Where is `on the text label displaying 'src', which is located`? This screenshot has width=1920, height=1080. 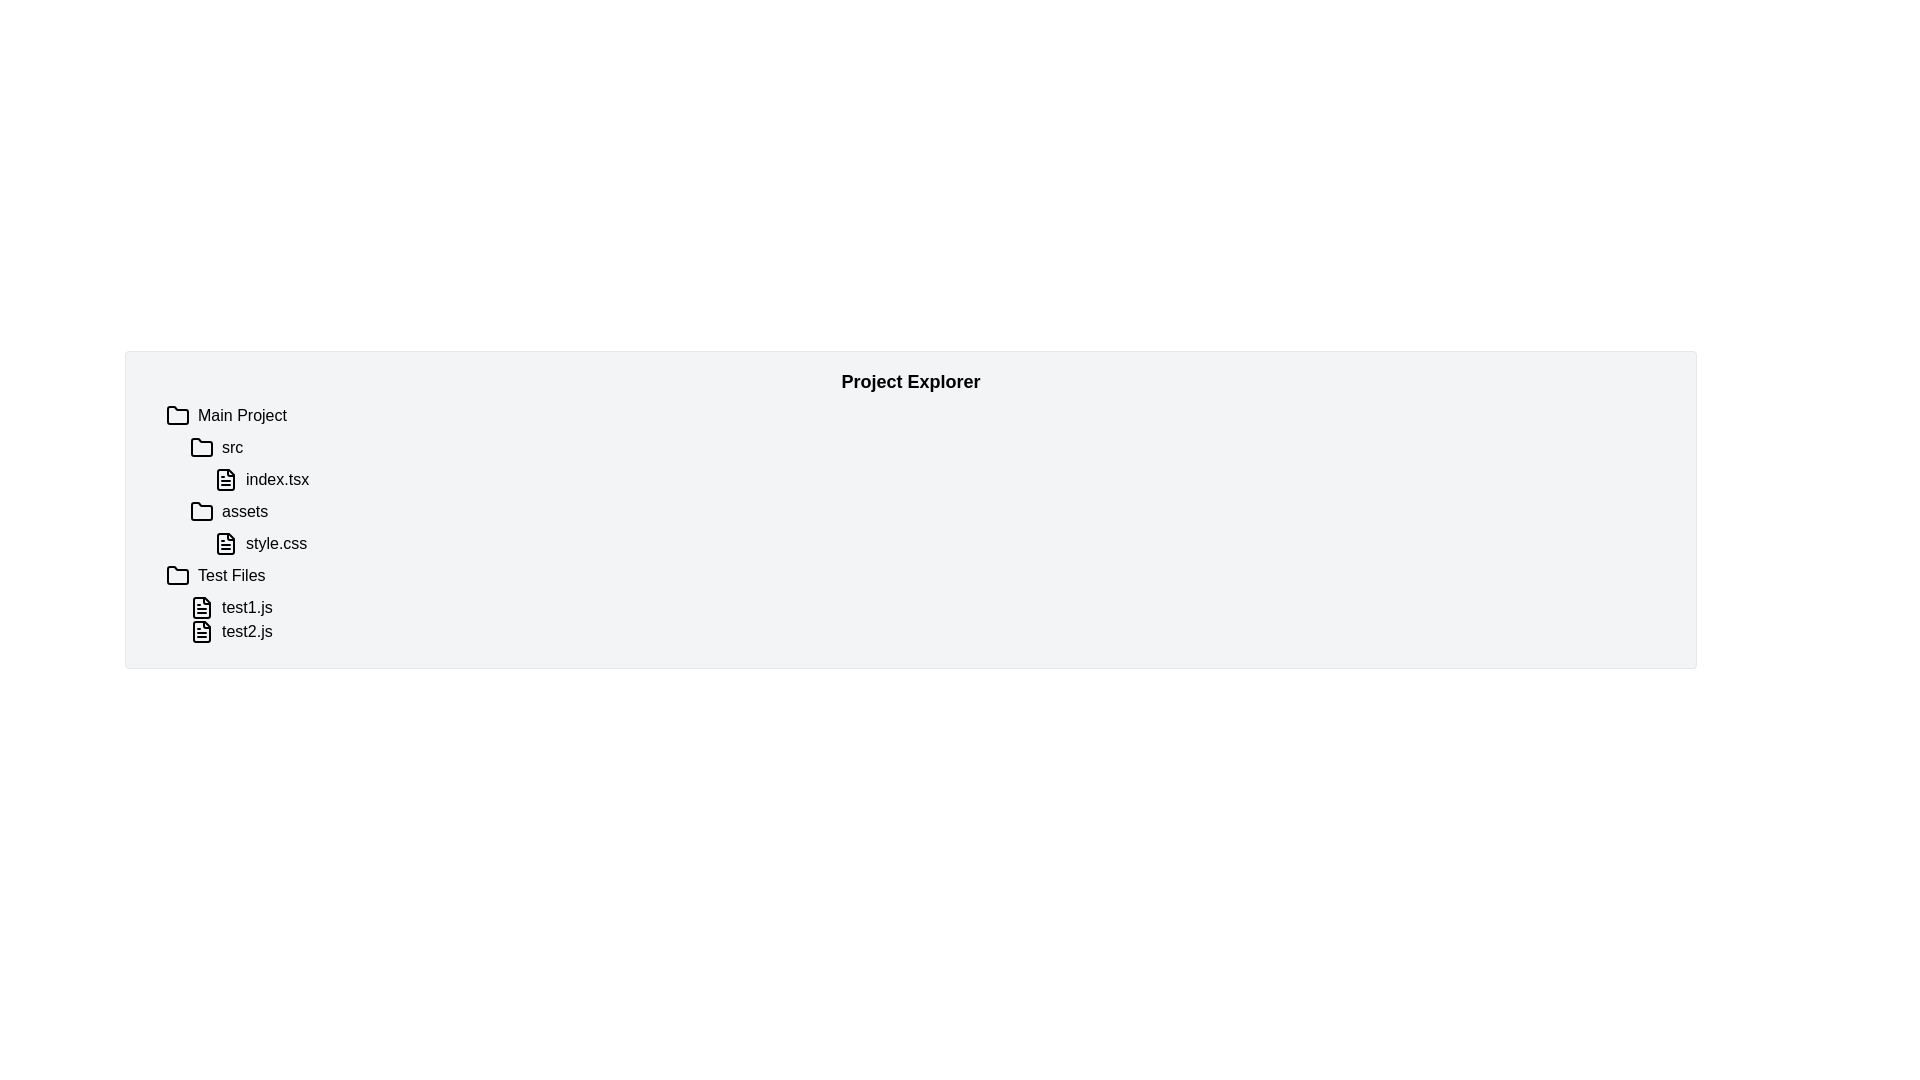
on the text label displaying 'src', which is located is located at coordinates (232, 446).